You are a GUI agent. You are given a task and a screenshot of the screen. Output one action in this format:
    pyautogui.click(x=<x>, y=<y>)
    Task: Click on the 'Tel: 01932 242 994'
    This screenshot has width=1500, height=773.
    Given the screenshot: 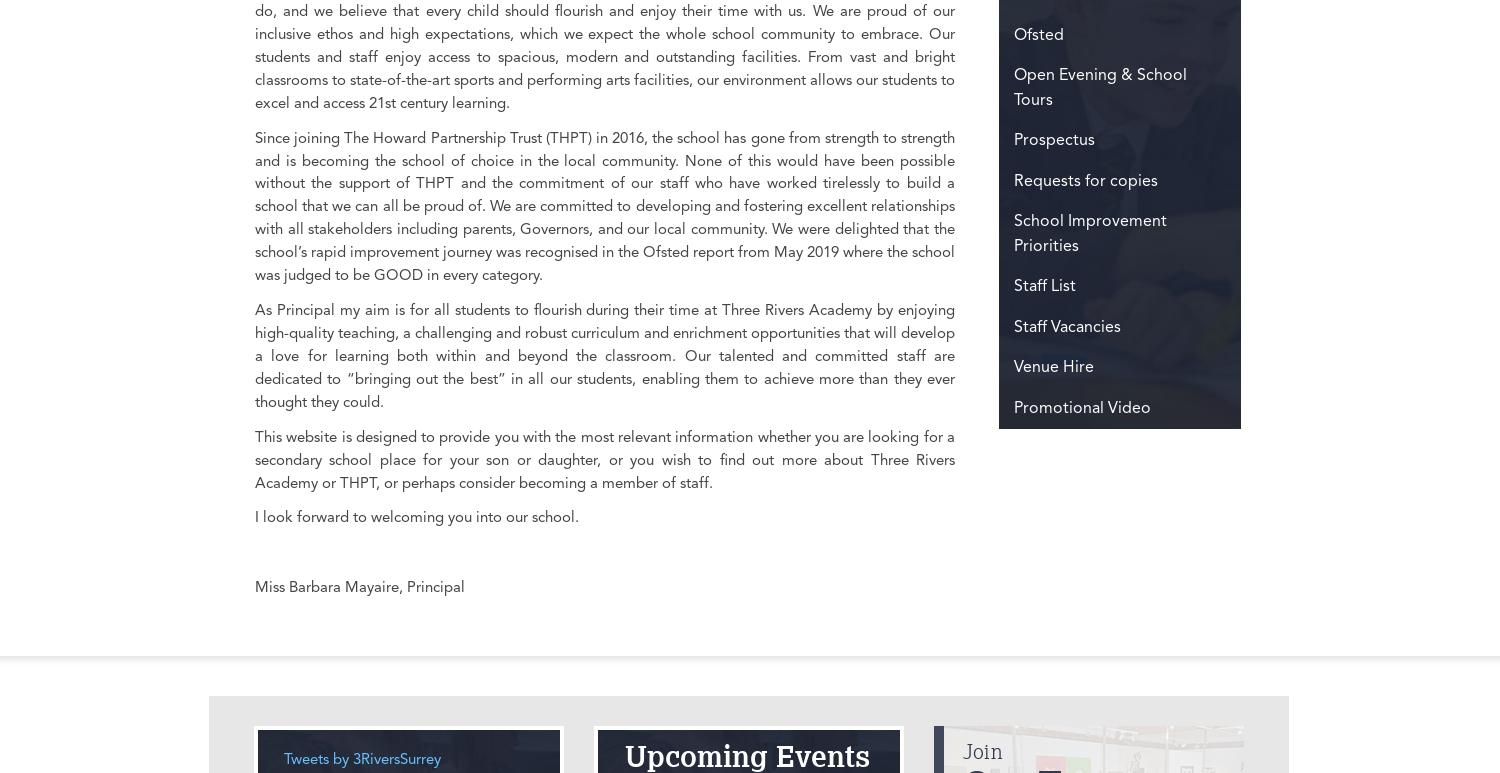 What is the action you would take?
    pyautogui.click(x=623, y=155)
    